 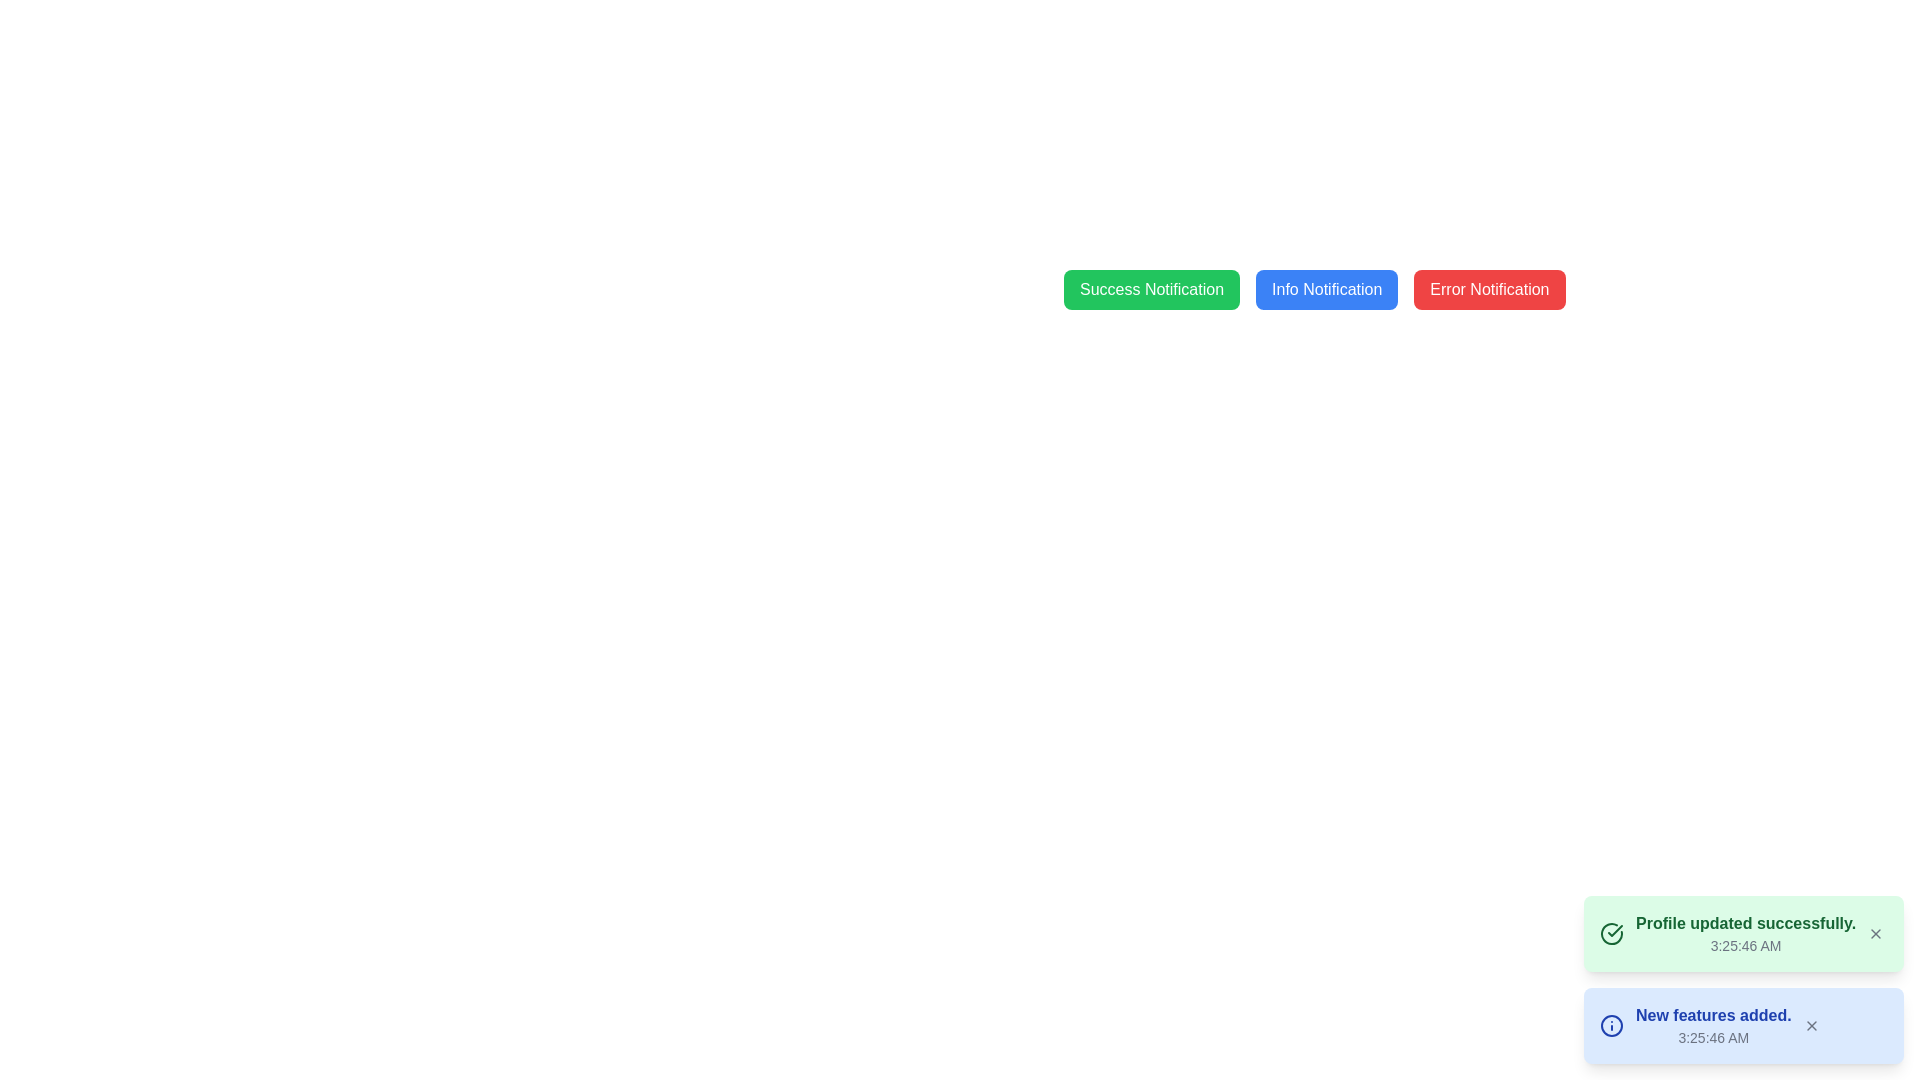 What do you see at coordinates (1742, 978) in the screenshot?
I see `the Notification message box indicating a successful profile update, located in the bottom-right corner of the interface above the blue 'New features added' notification box` at bounding box center [1742, 978].